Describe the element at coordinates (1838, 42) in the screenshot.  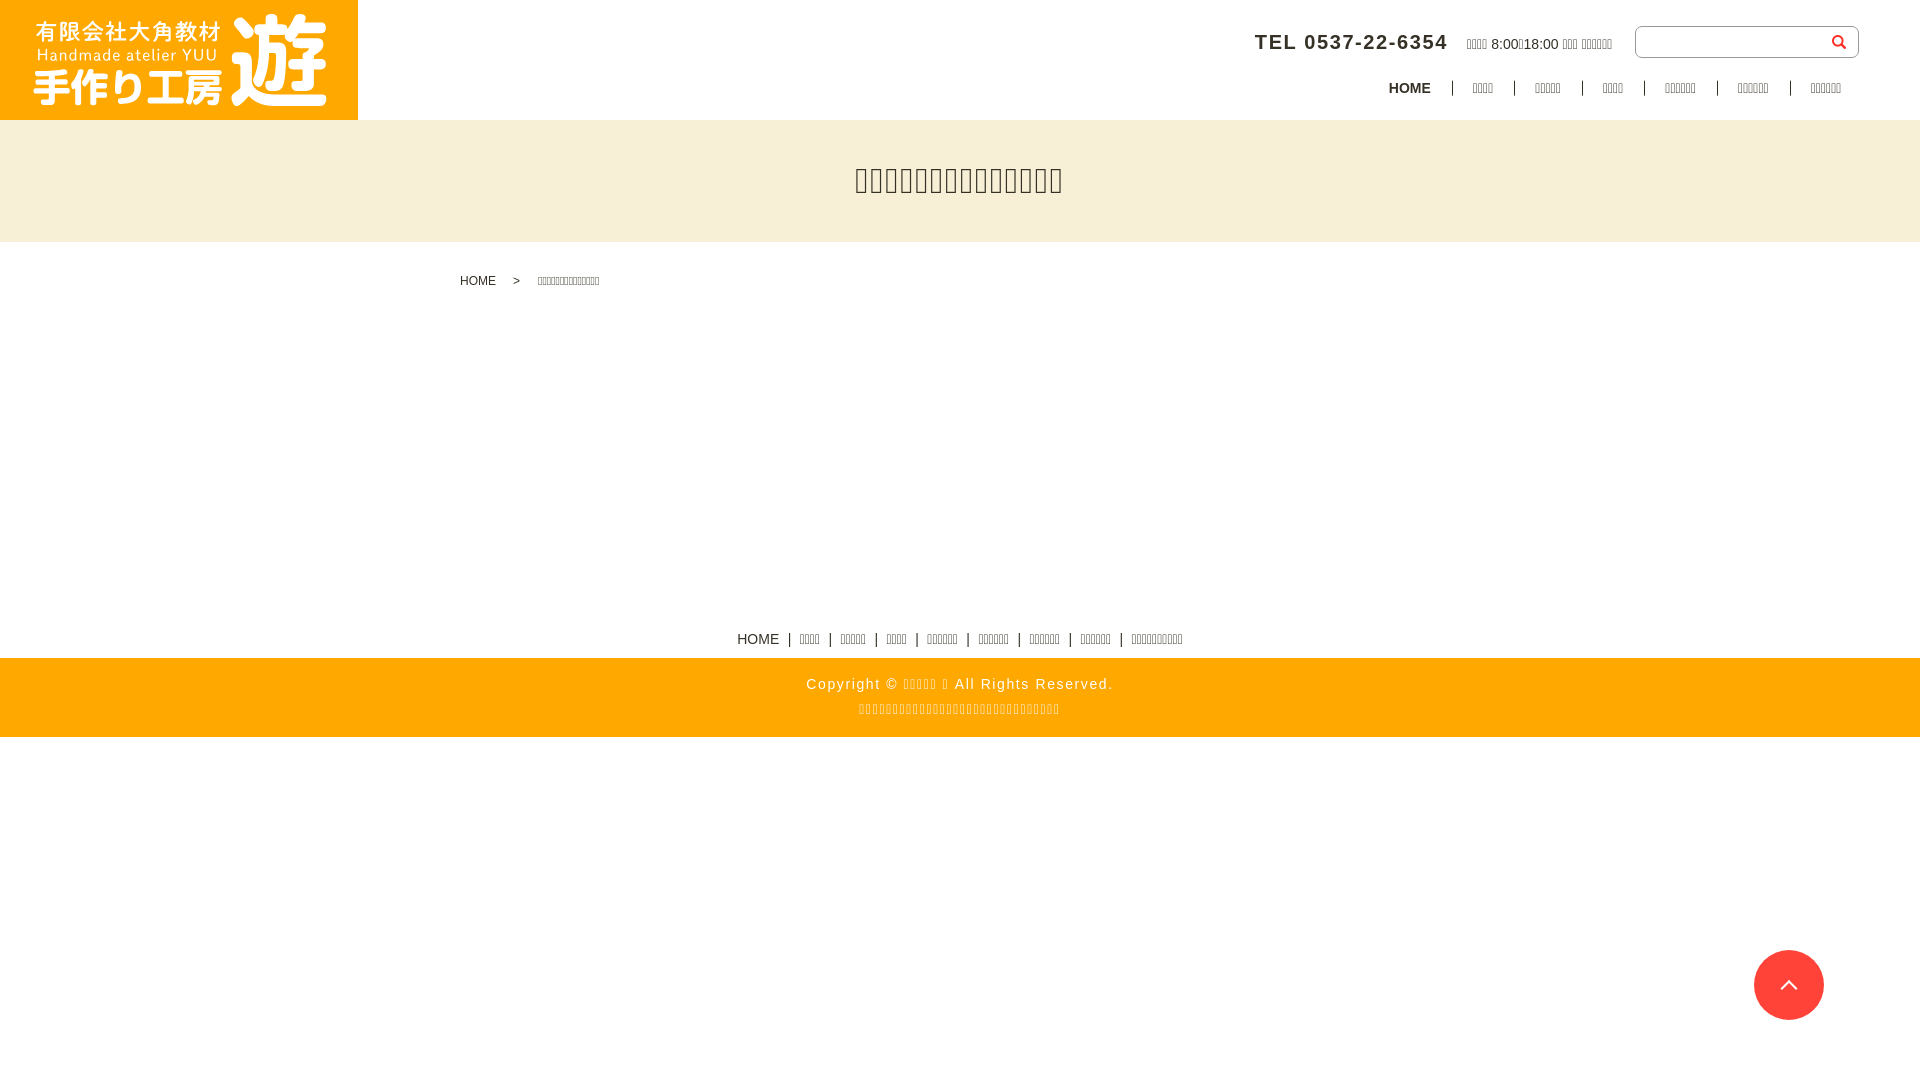
I see `'Search'` at that location.